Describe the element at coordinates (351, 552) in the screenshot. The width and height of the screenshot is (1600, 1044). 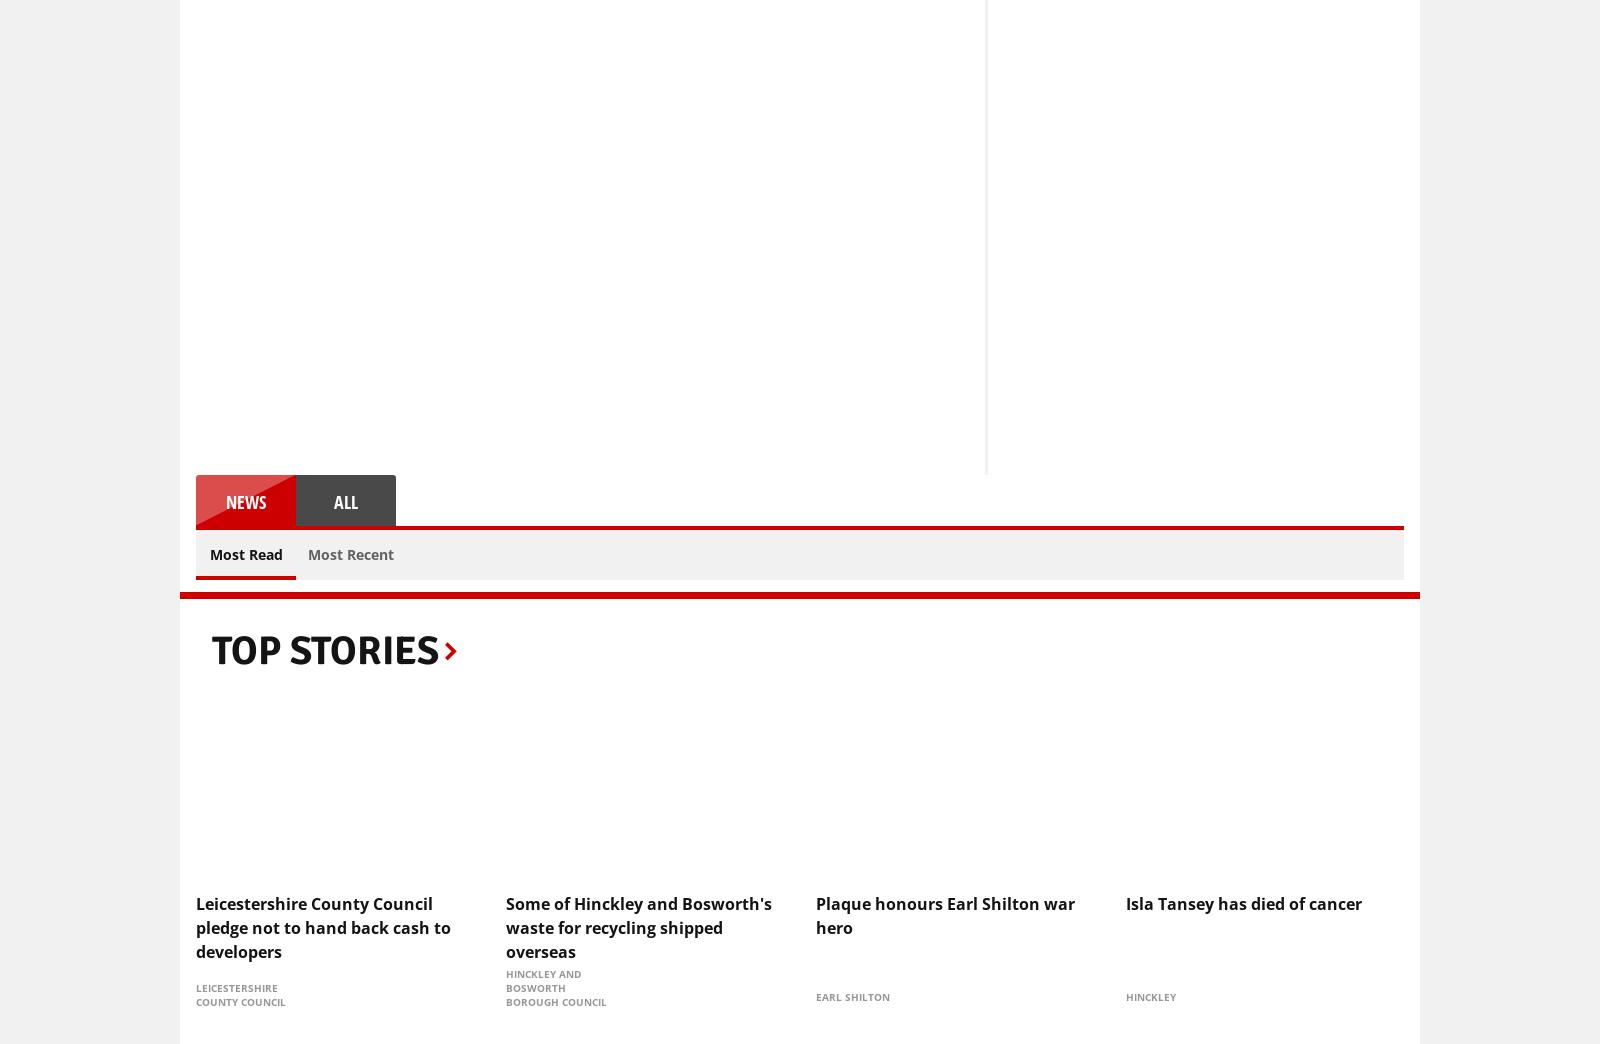
I see `'Most Recent'` at that location.